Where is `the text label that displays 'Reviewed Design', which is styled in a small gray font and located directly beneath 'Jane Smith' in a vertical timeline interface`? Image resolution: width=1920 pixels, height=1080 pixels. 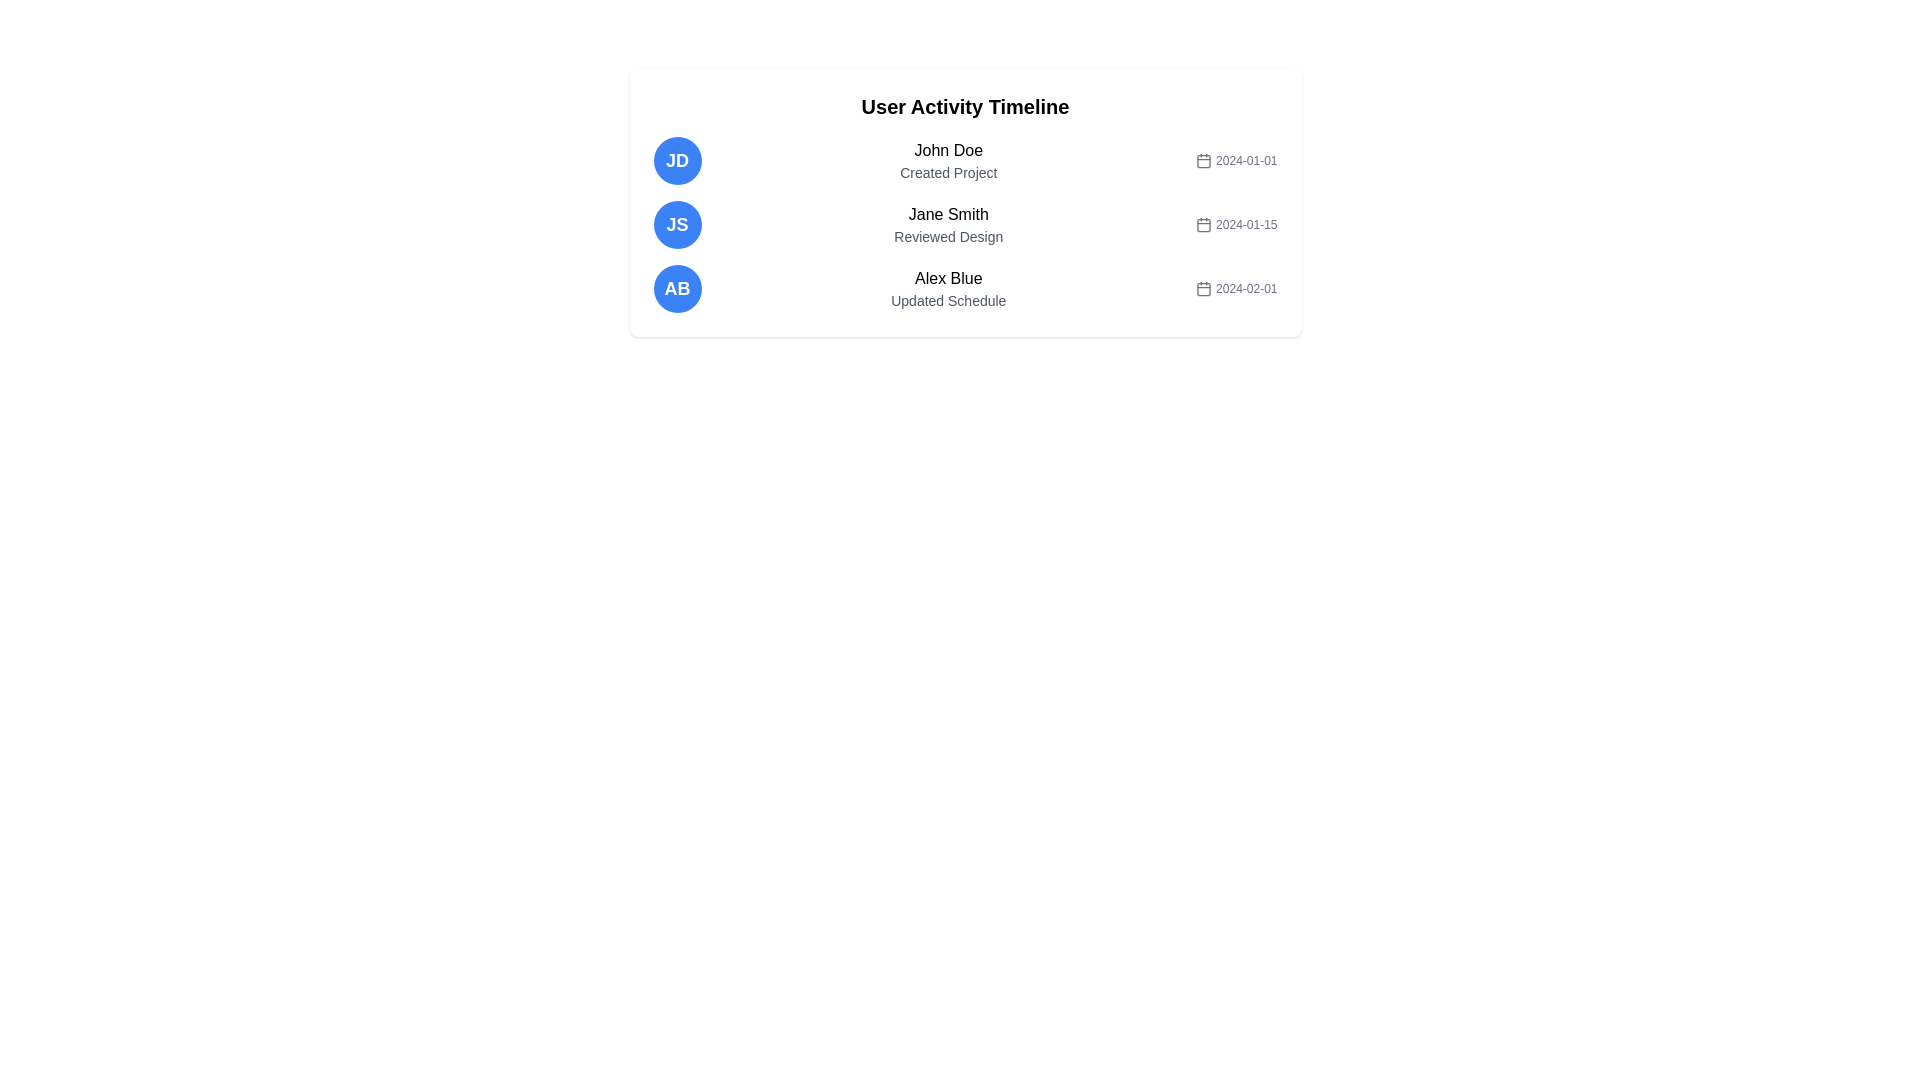
the text label that displays 'Reviewed Design', which is styled in a small gray font and located directly beneath 'Jane Smith' in a vertical timeline interface is located at coordinates (947, 235).